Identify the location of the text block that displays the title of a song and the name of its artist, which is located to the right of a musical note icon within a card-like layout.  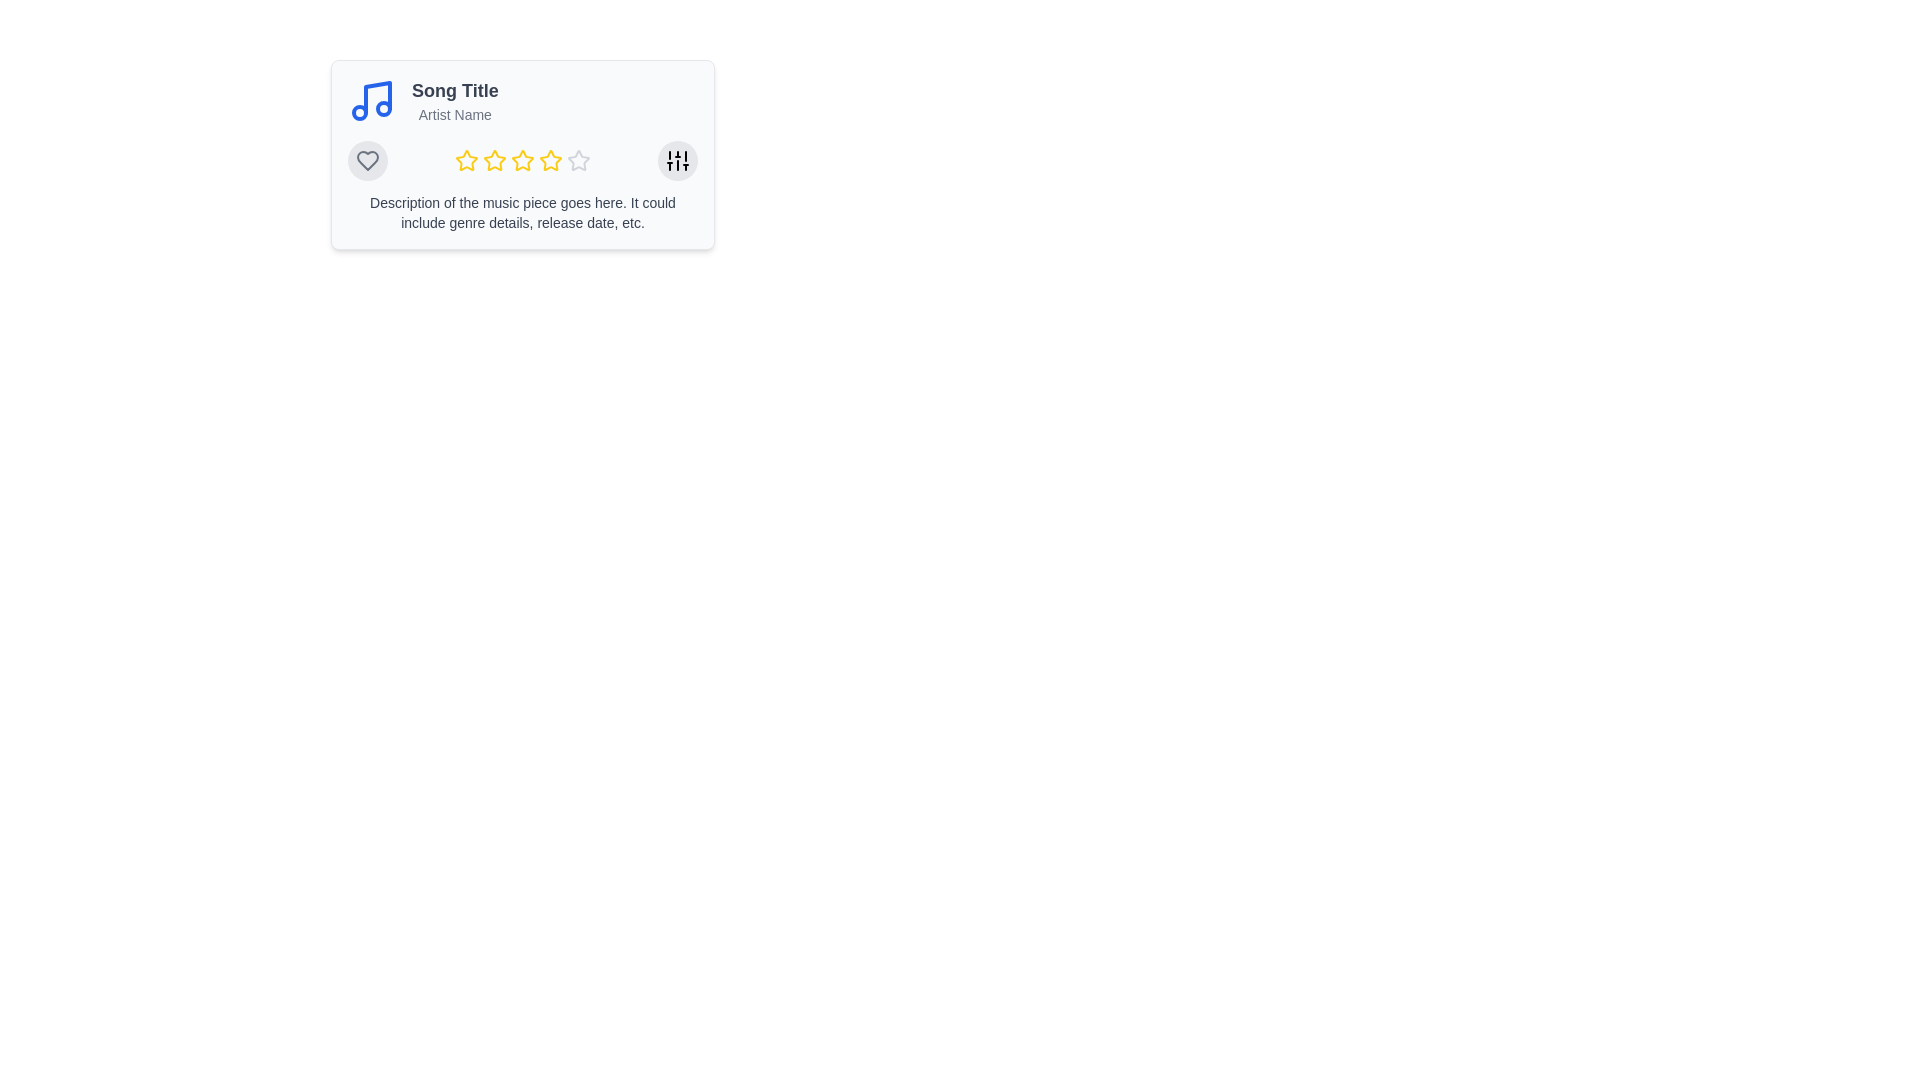
(454, 100).